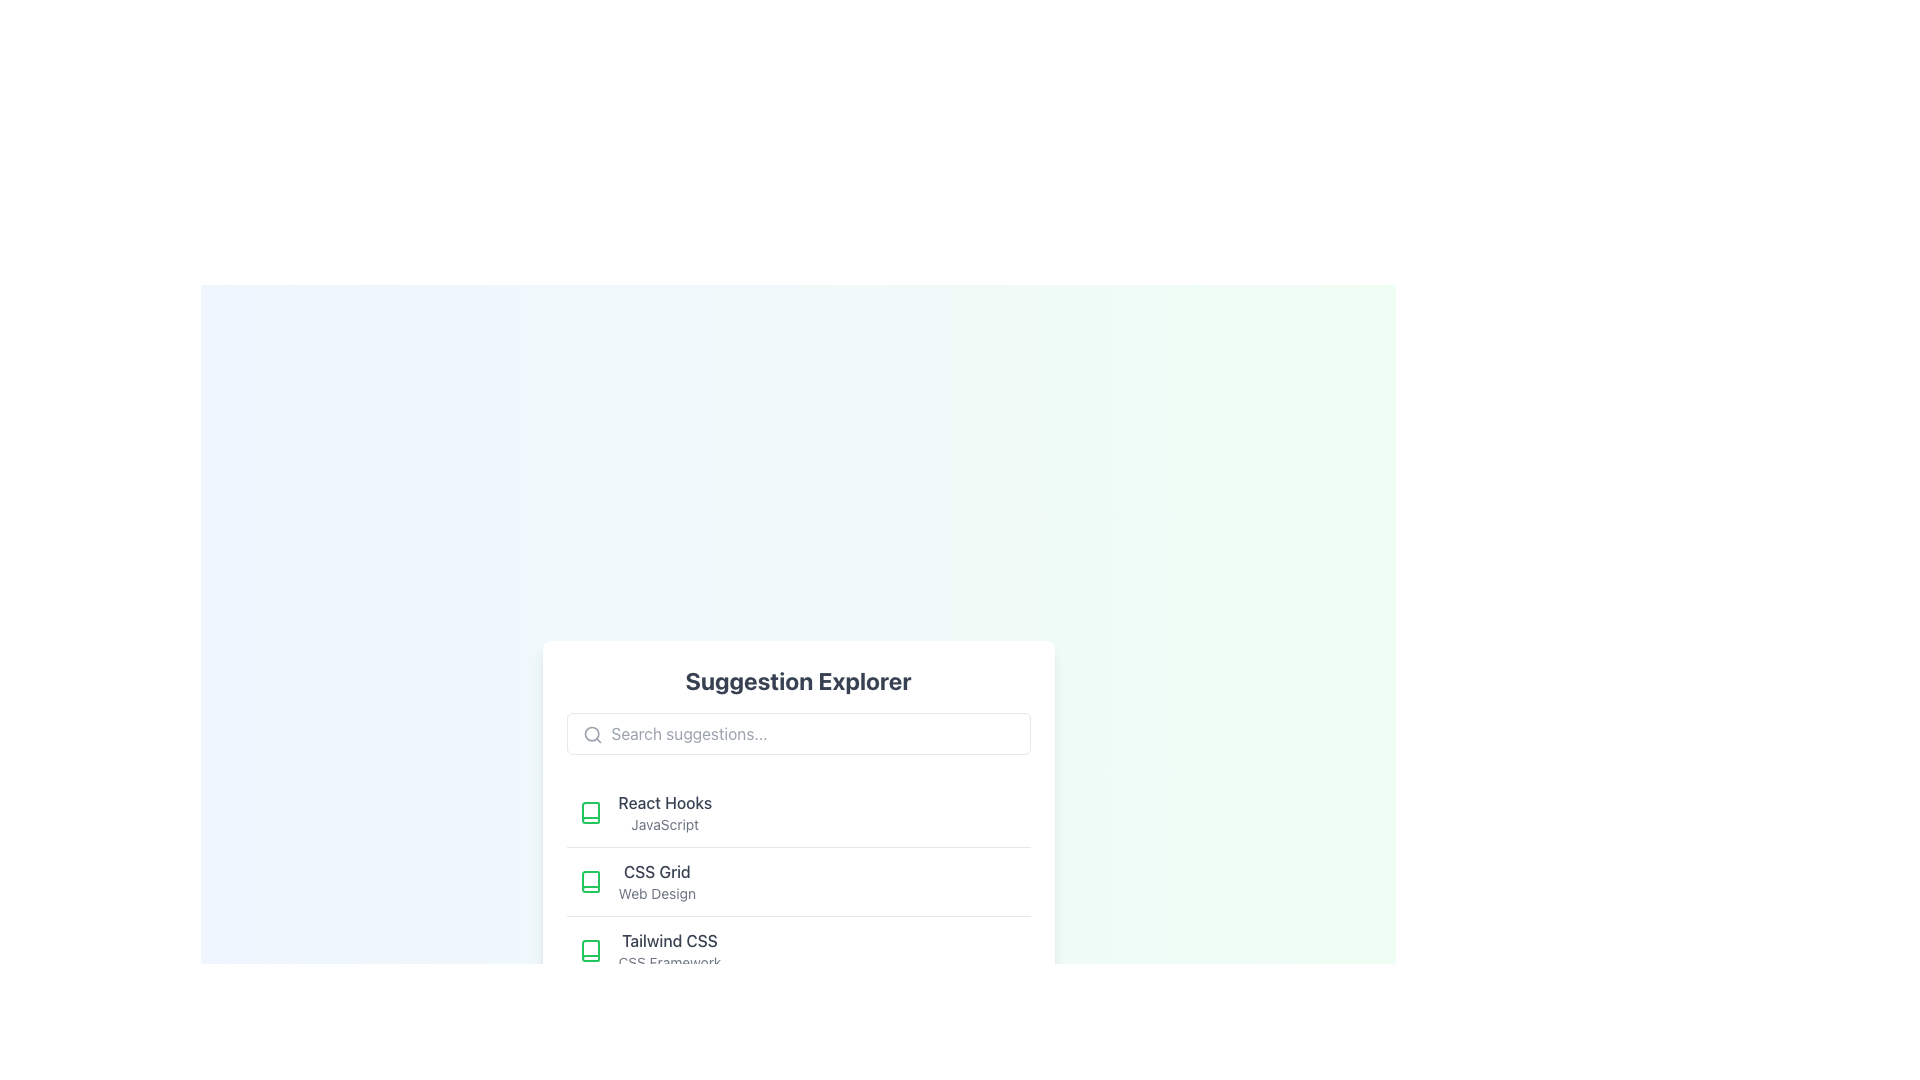 The image size is (1920, 1080). Describe the element at coordinates (657, 870) in the screenshot. I see `text of the 'CSS Grid' title, which is the second suggestion in the list of suggestions under the 'Suggestion Explorer' search bar` at that location.